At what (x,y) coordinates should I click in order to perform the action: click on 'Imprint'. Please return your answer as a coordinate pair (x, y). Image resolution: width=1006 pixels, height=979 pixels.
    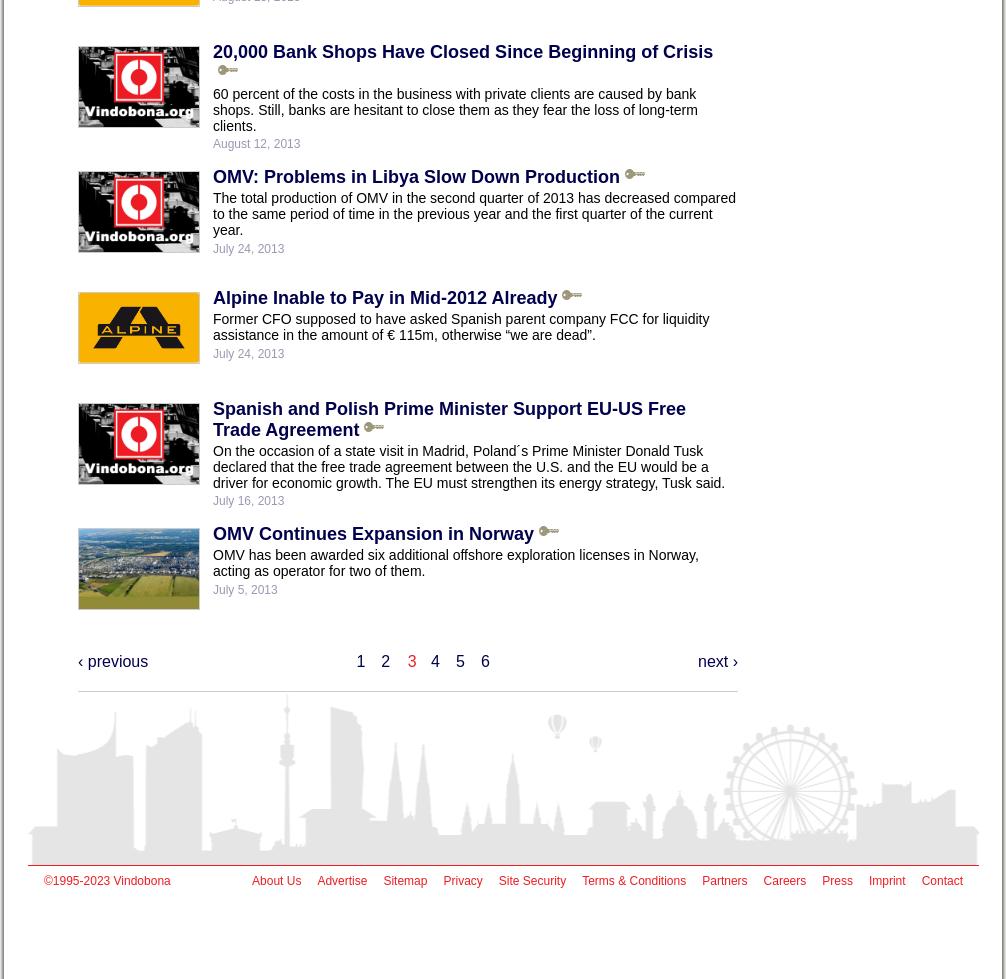
    Looking at the image, I should click on (885, 880).